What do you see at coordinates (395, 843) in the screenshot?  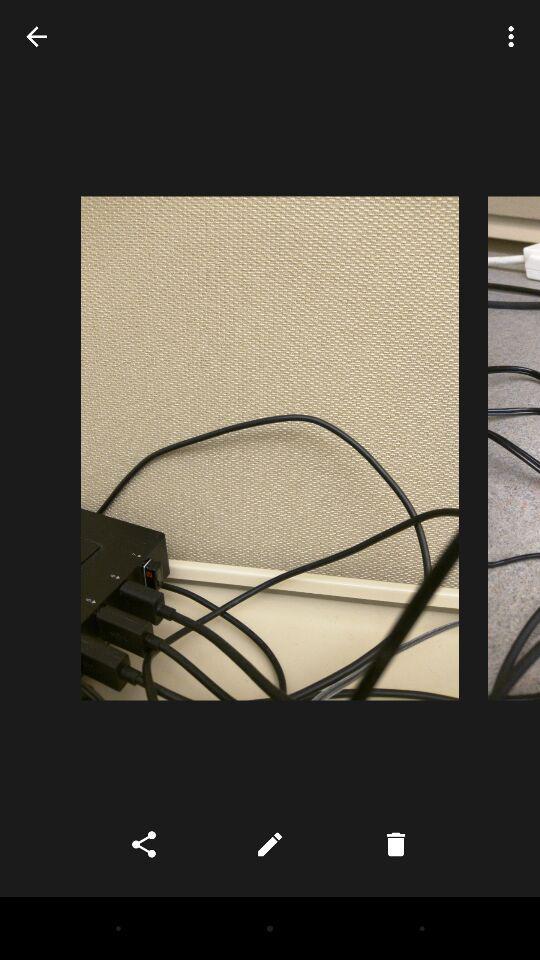 I see `the delete icon` at bounding box center [395, 843].